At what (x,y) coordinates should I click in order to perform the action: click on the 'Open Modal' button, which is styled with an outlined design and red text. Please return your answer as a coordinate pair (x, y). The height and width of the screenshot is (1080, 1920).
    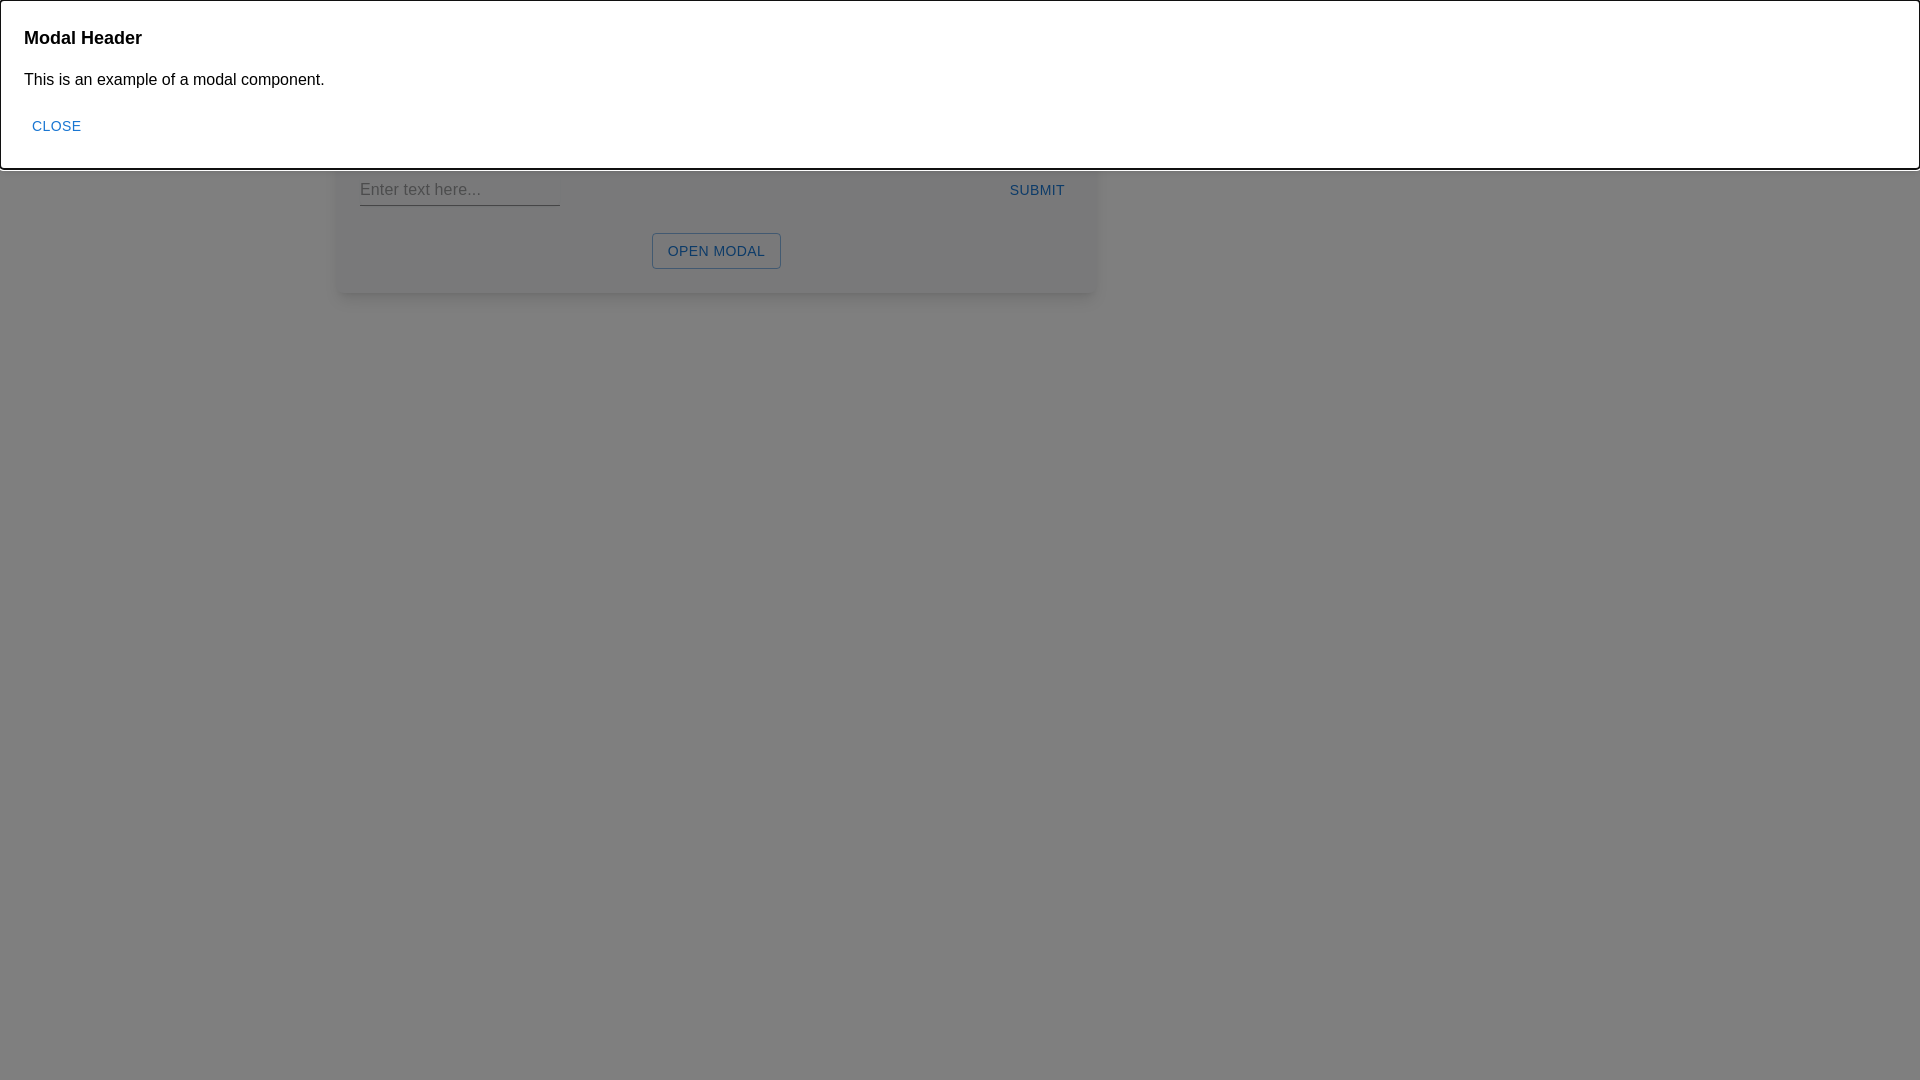
    Looking at the image, I should click on (716, 245).